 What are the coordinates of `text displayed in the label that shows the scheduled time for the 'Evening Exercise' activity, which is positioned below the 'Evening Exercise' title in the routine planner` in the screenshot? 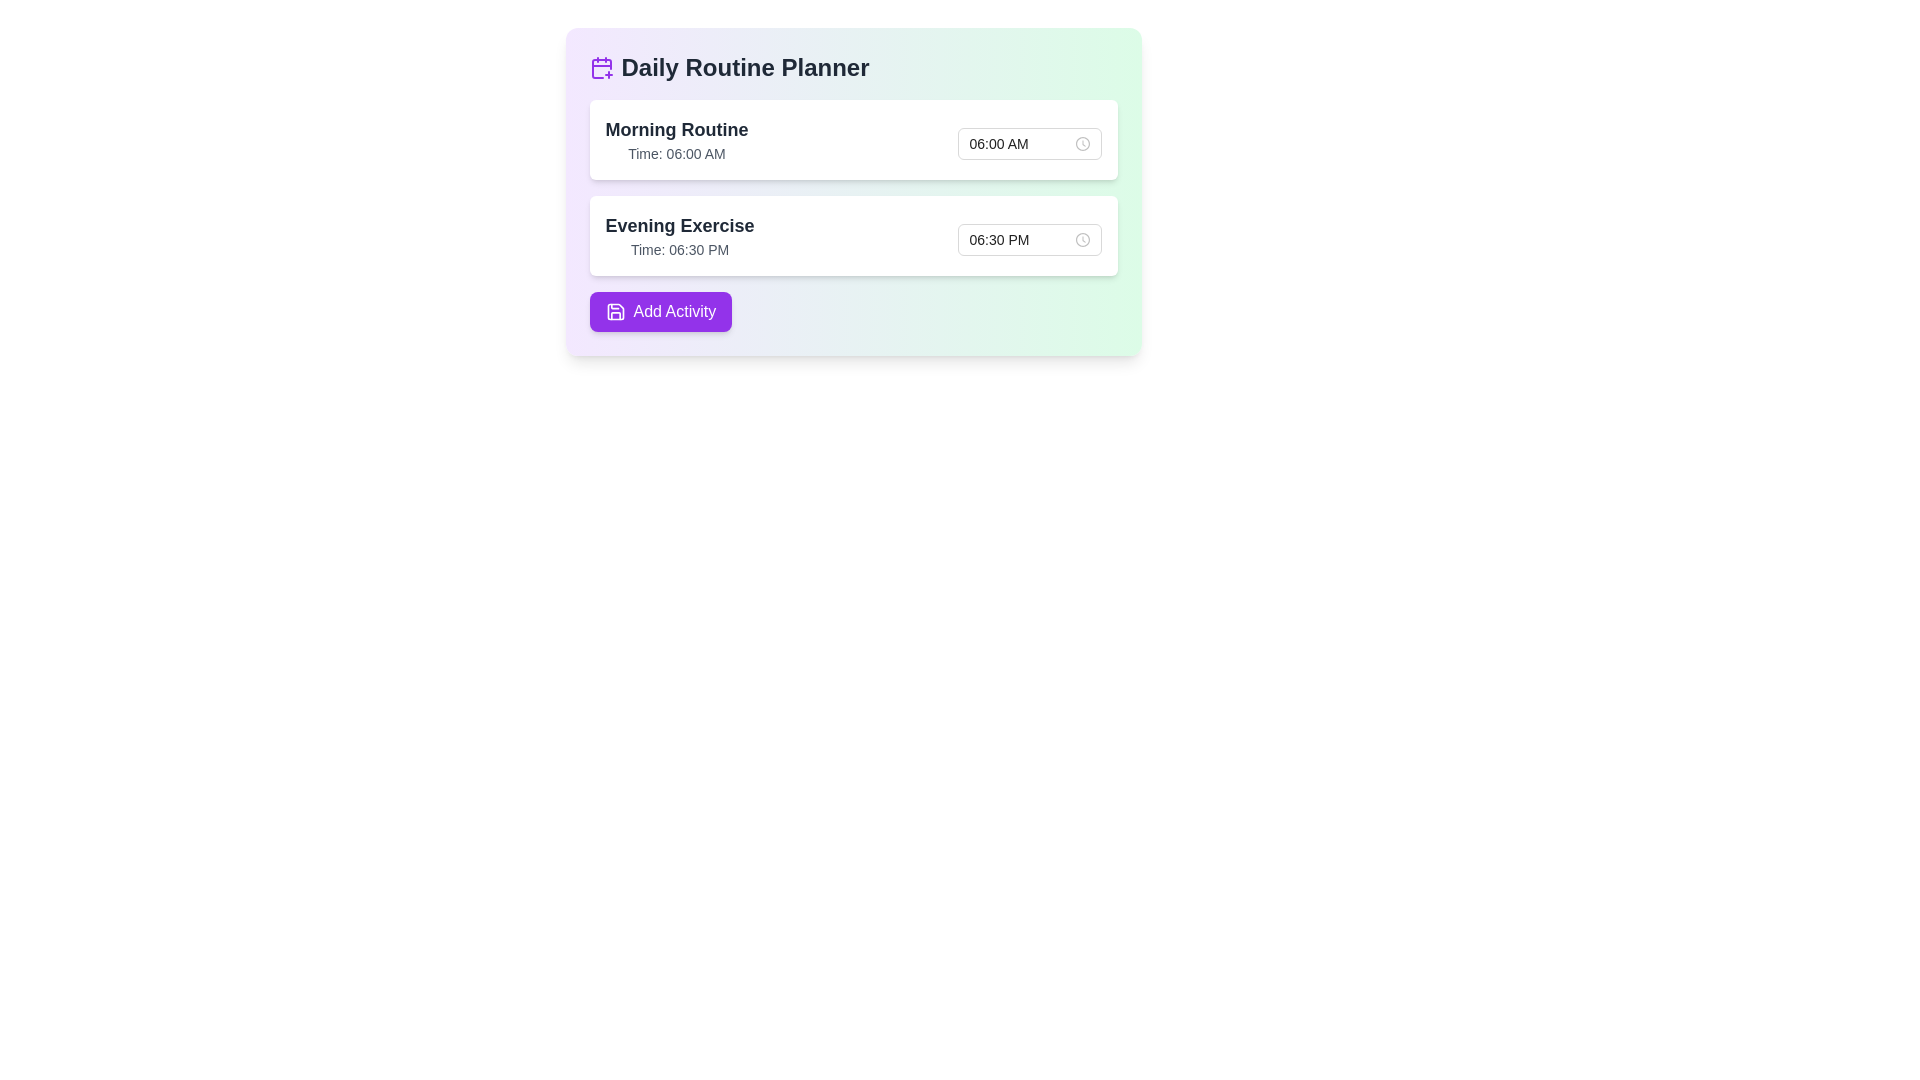 It's located at (680, 249).